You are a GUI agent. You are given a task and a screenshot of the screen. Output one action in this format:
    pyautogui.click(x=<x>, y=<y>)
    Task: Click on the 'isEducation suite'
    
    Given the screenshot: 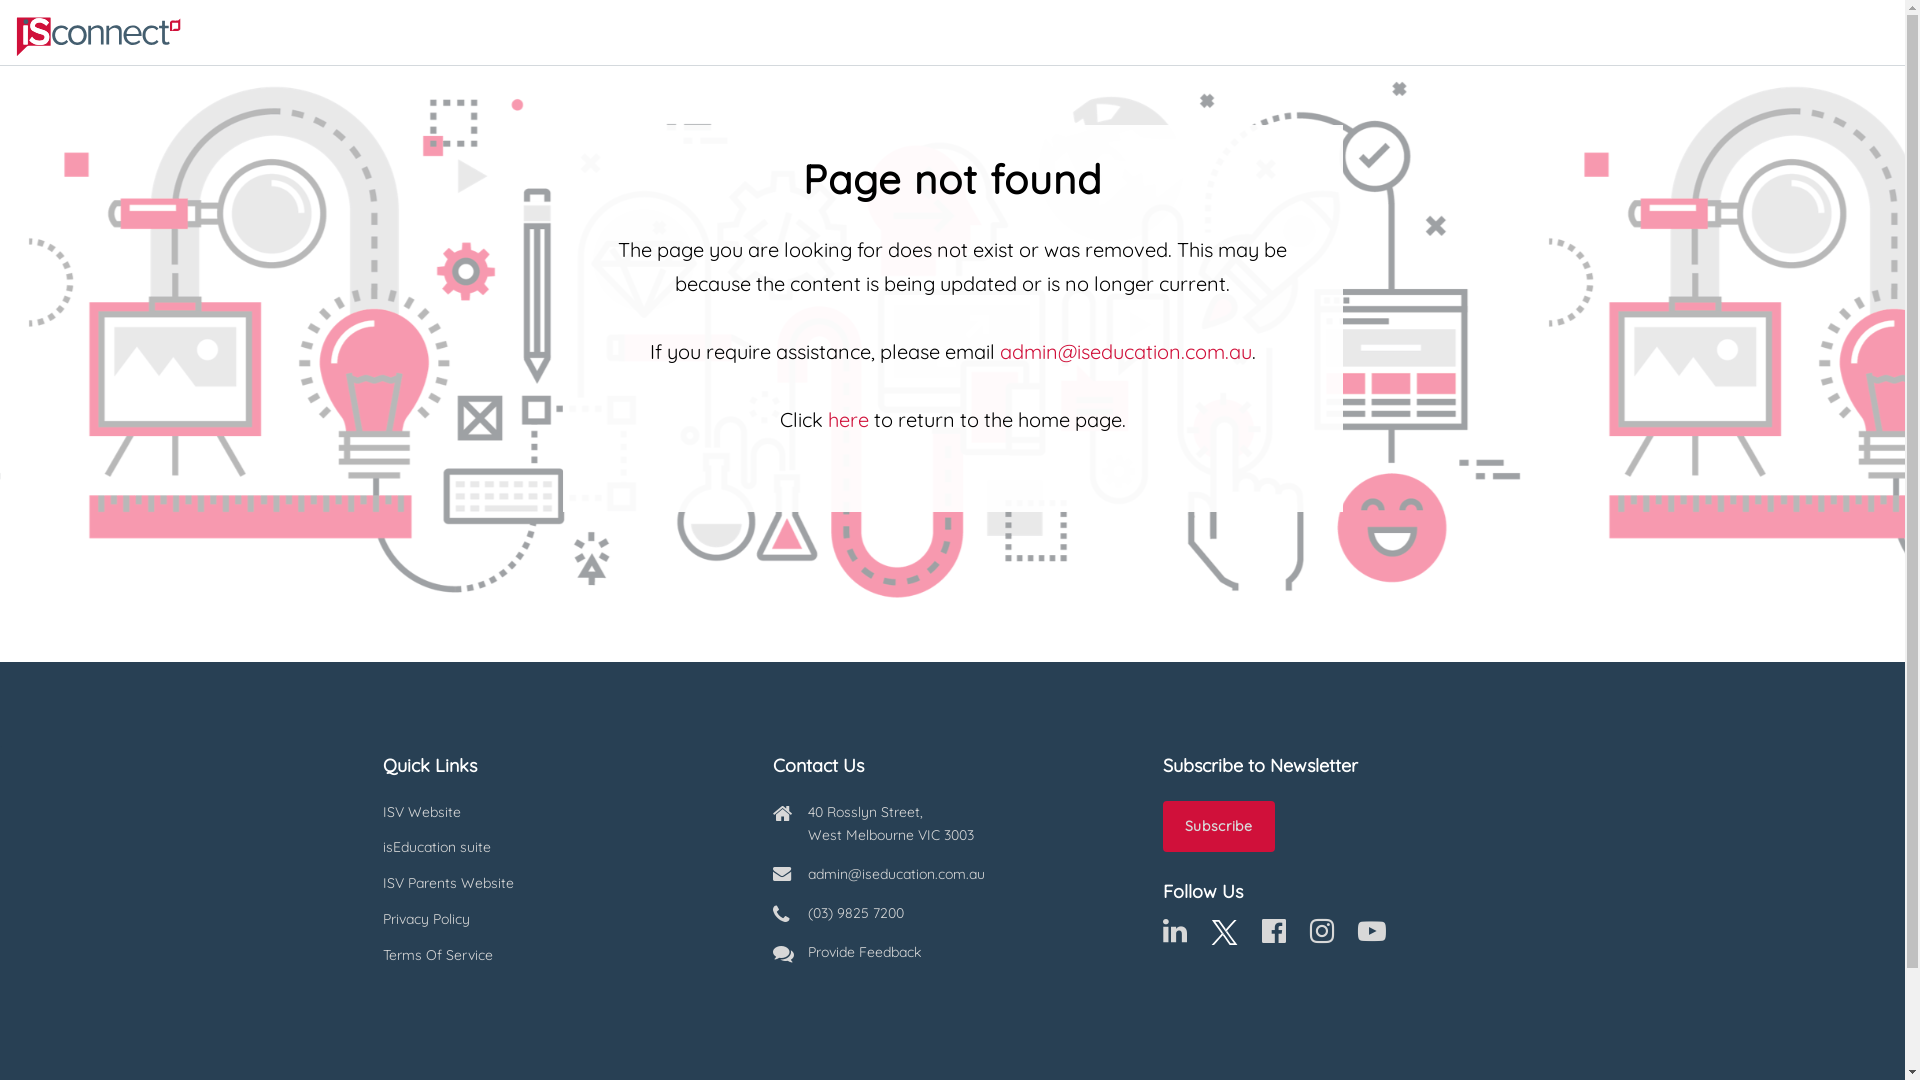 What is the action you would take?
    pyautogui.click(x=560, y=848)
    